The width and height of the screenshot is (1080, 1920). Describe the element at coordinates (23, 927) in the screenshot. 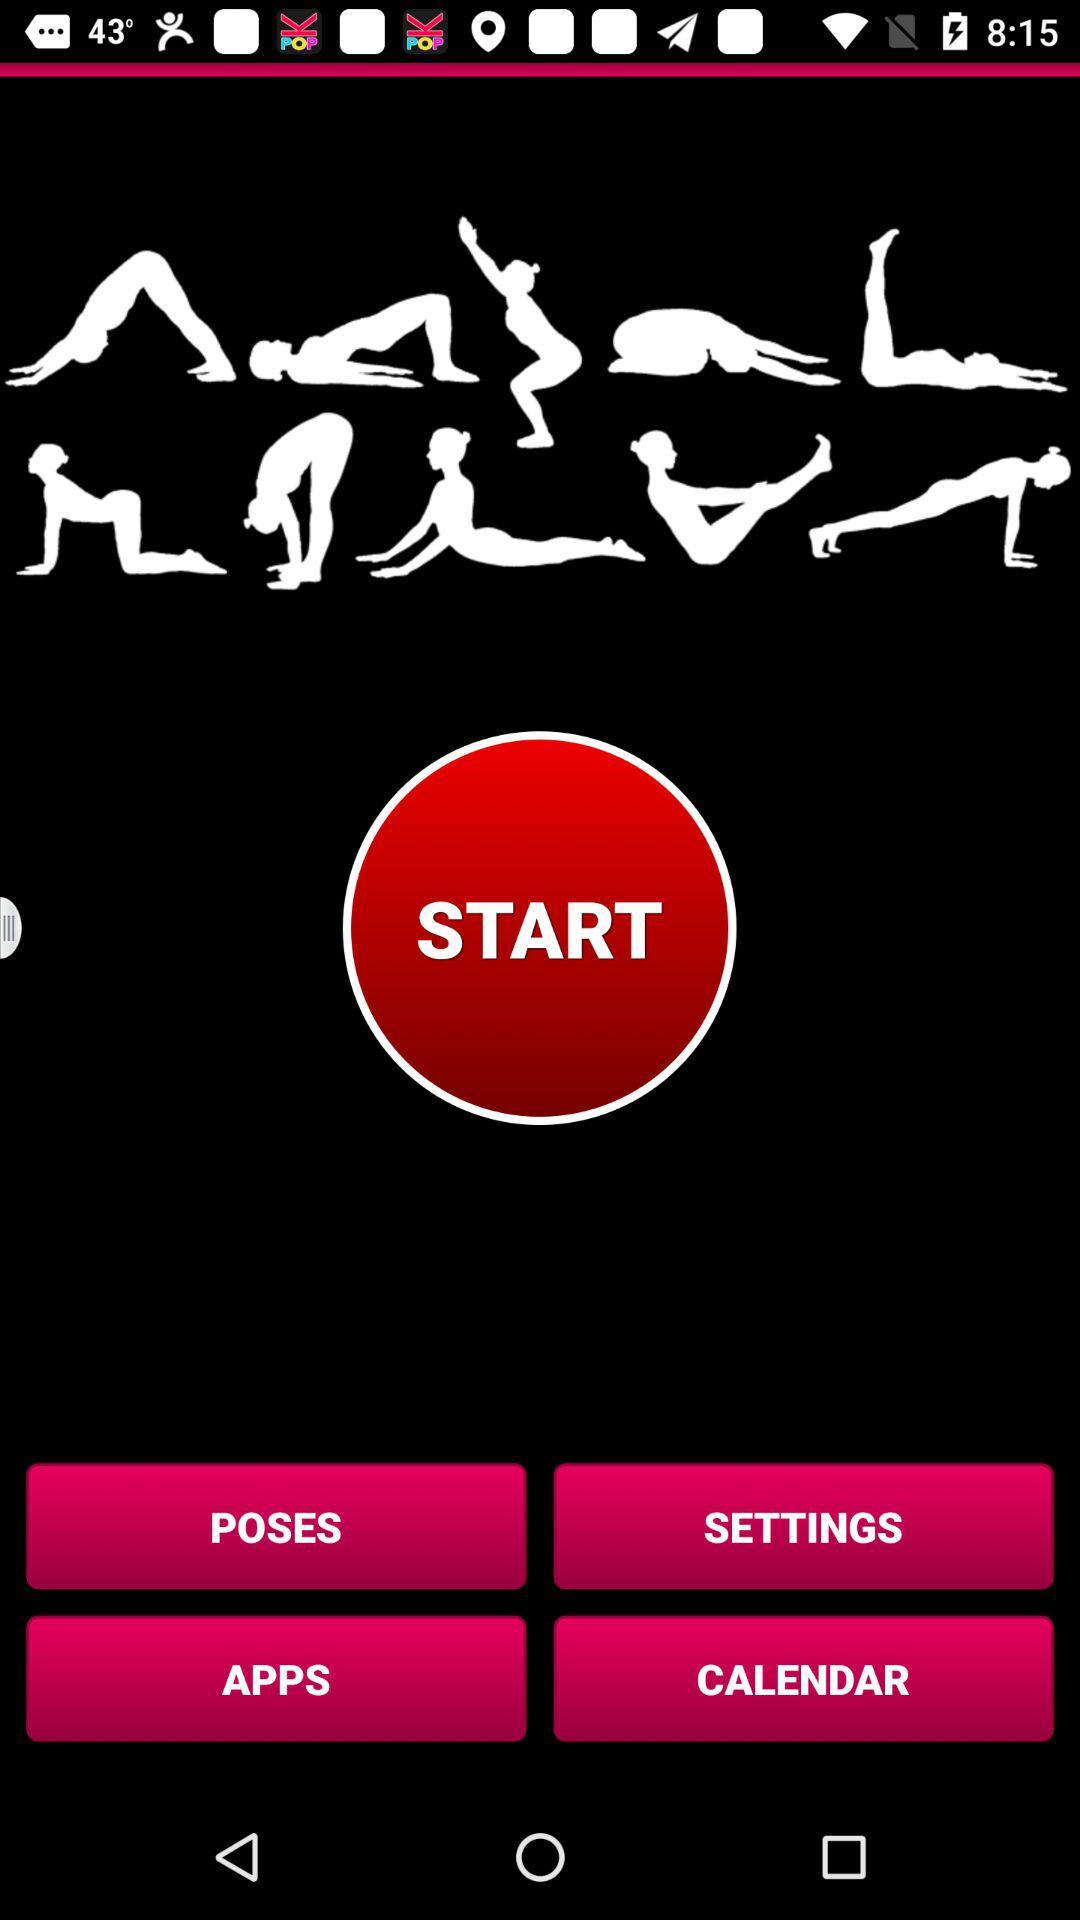

I see `the icon next to the start icon` at that location.